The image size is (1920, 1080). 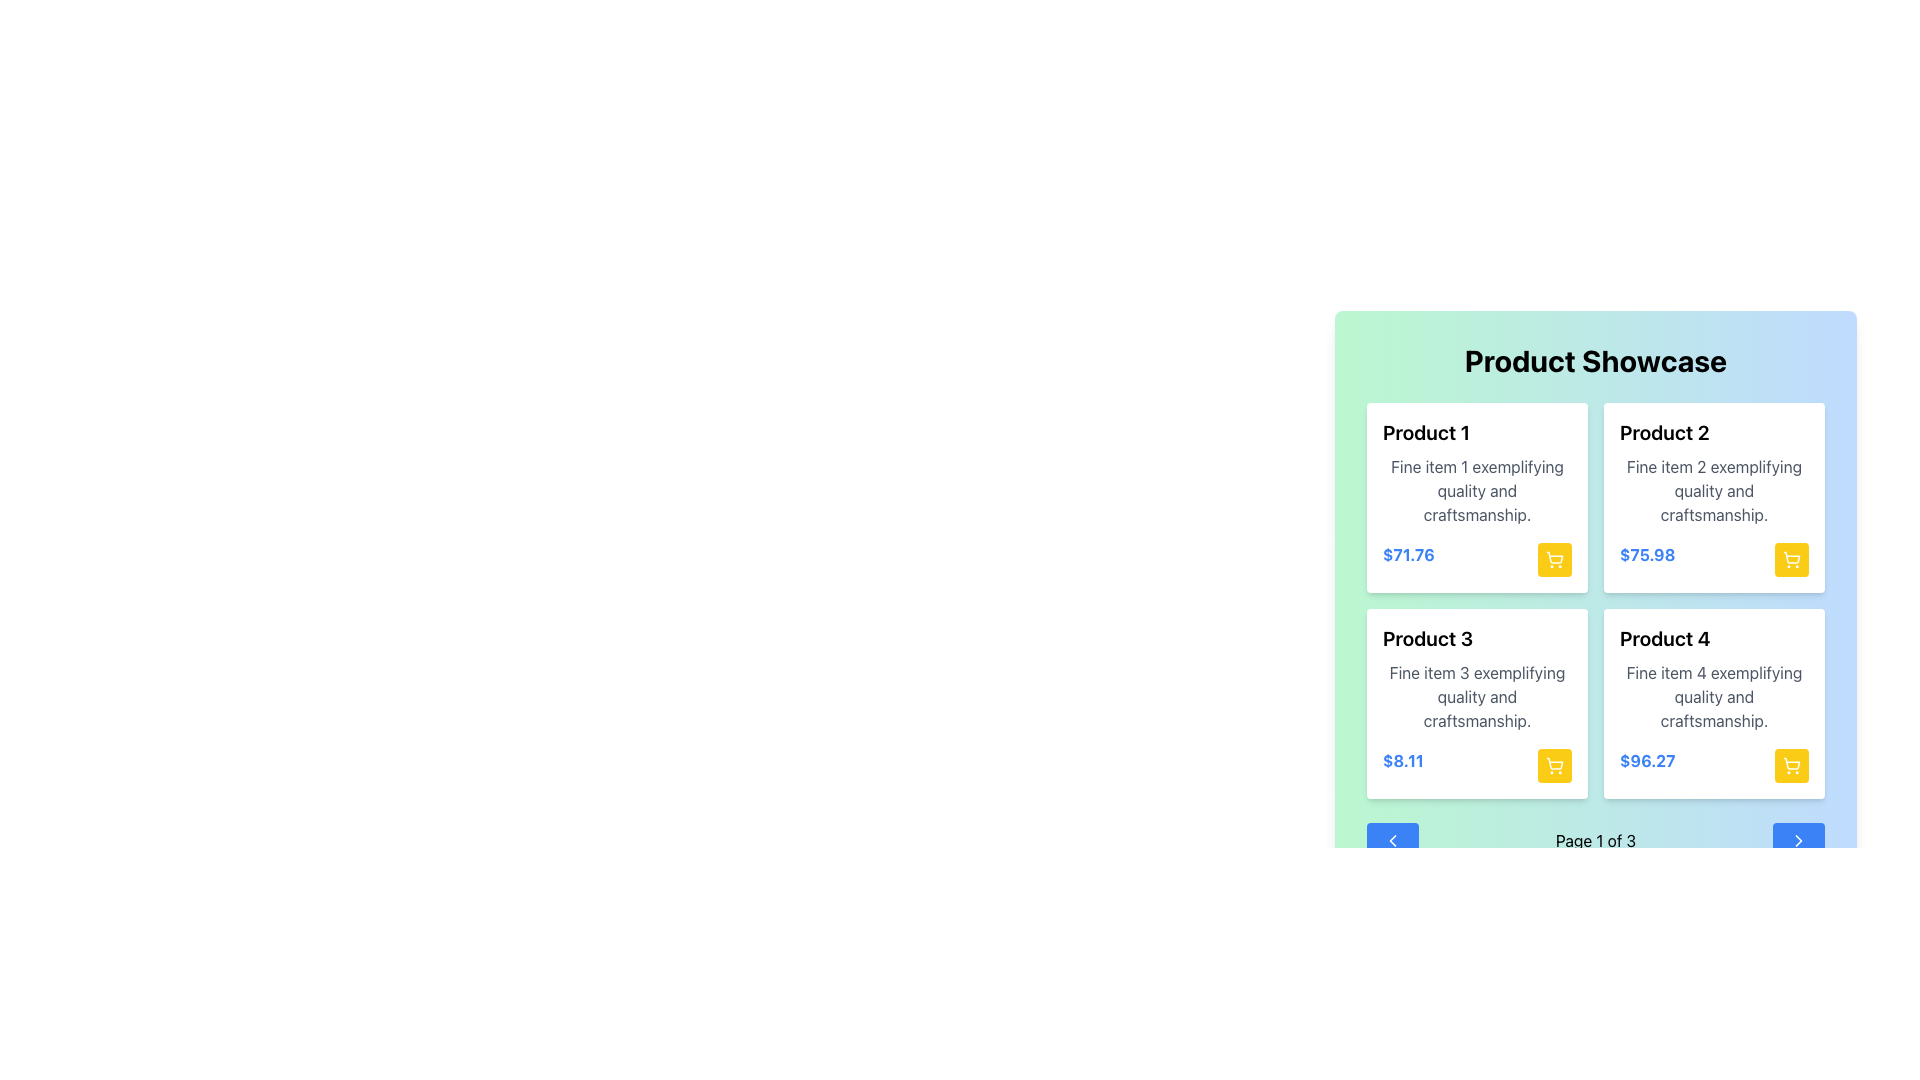 What do you see at coordinates (1713, 559) in the screenshot?
I see `the price display showing '$75.98' in bold, blue text located in the bottom-right area of the card labeled 'Product 2'` at bounding box center [1713, 559].